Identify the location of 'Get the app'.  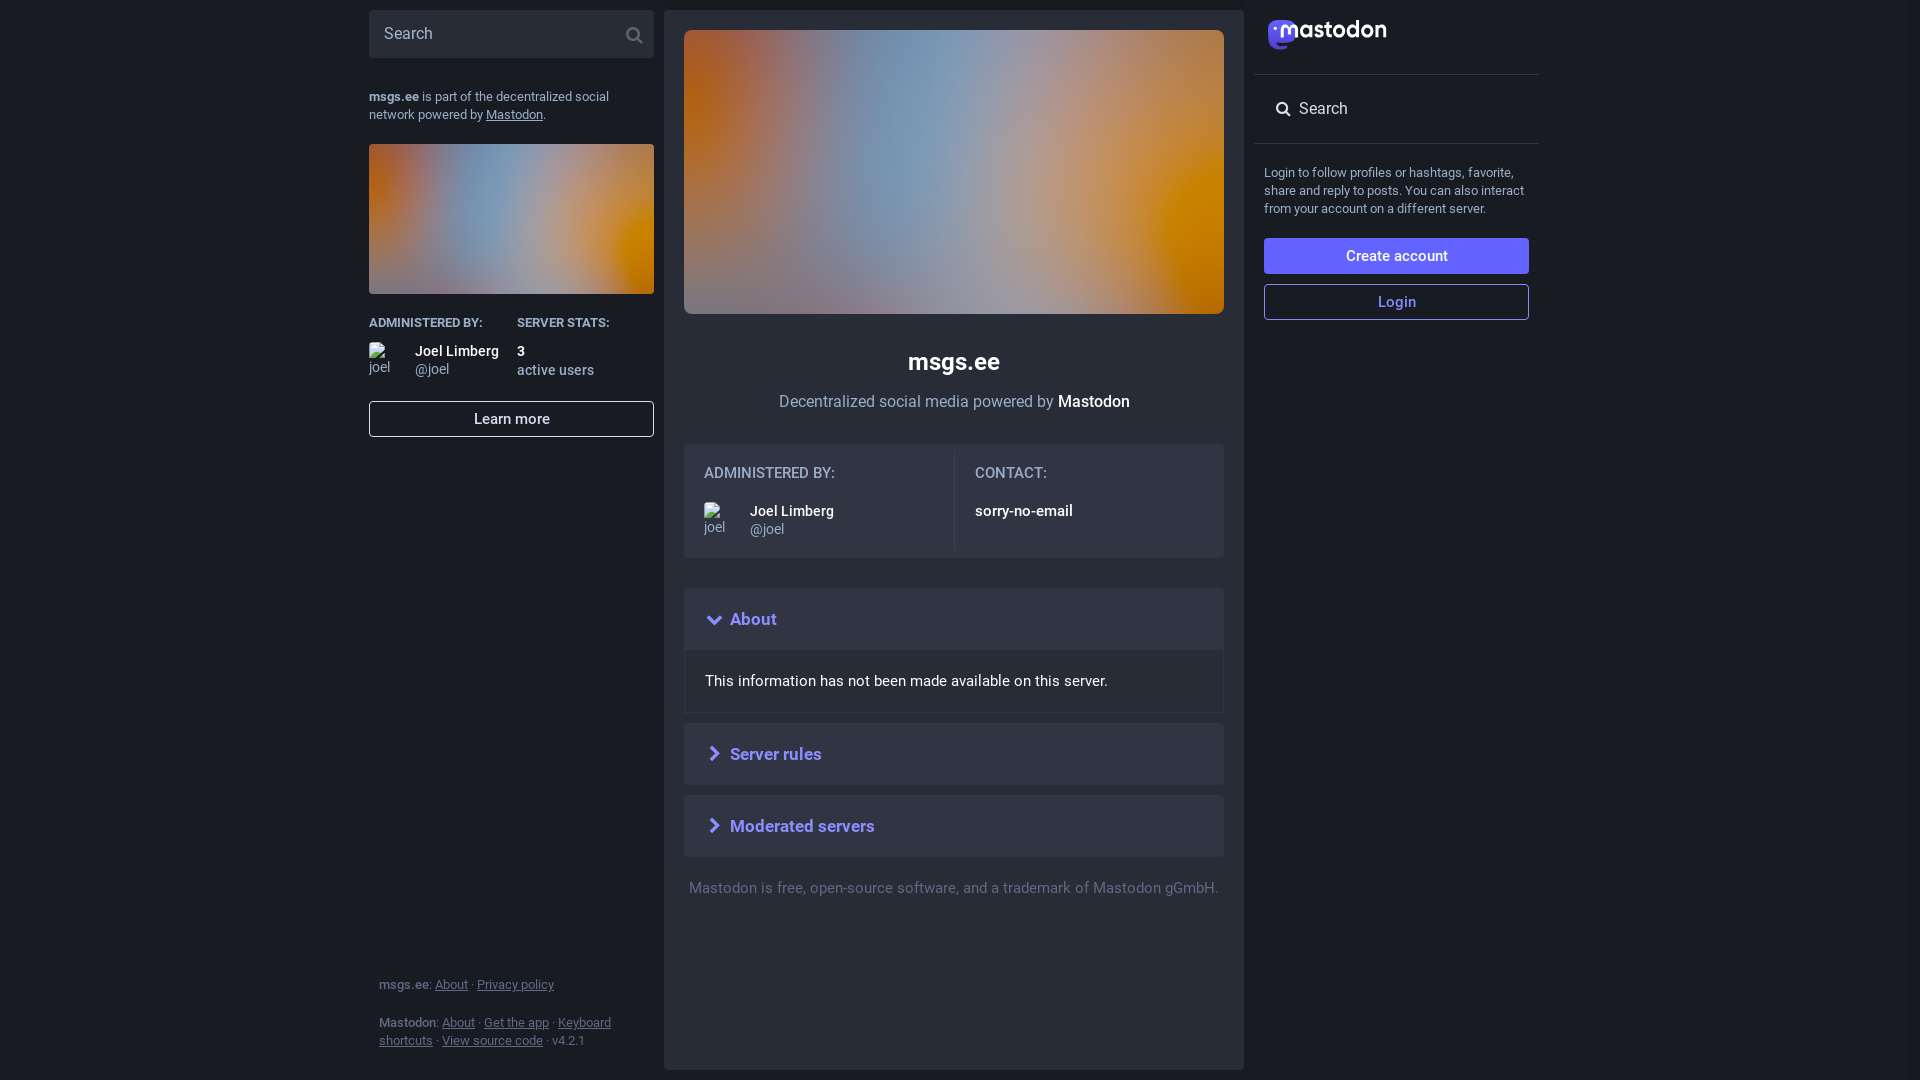
(516, 1022).